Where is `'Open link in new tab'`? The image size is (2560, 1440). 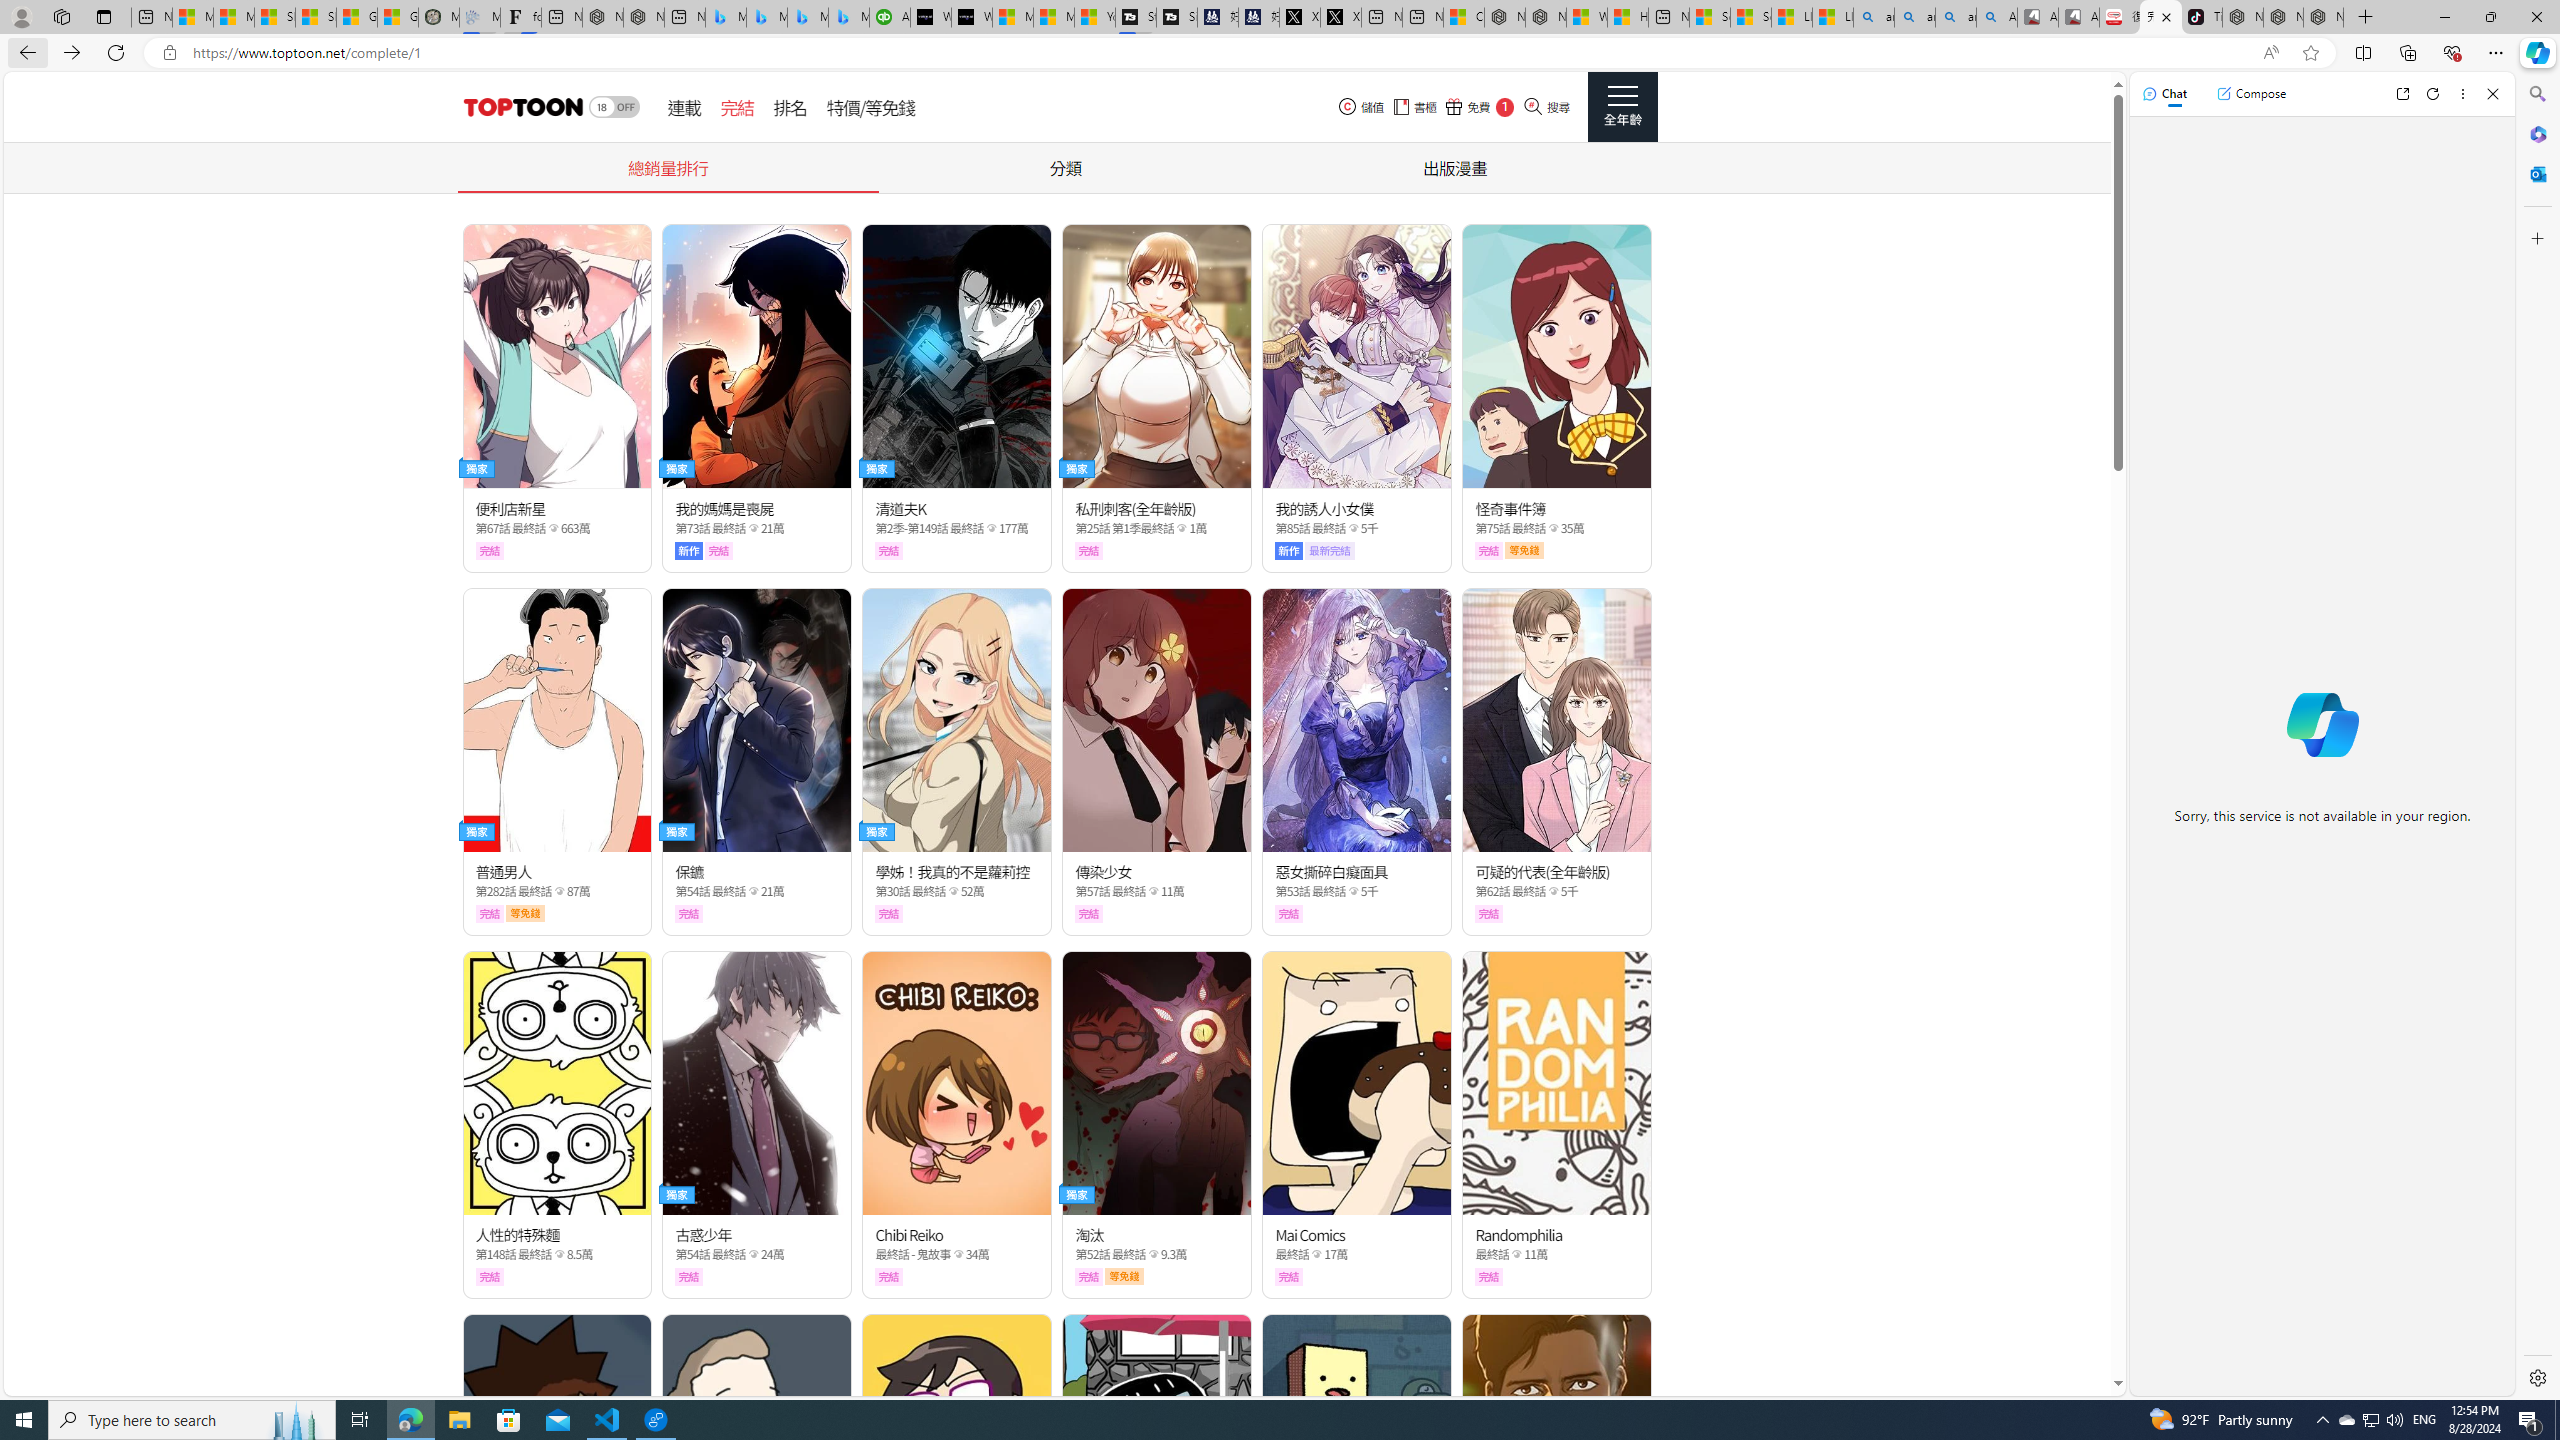
'Open link in new tab' is located at coordinates (2401, 93).